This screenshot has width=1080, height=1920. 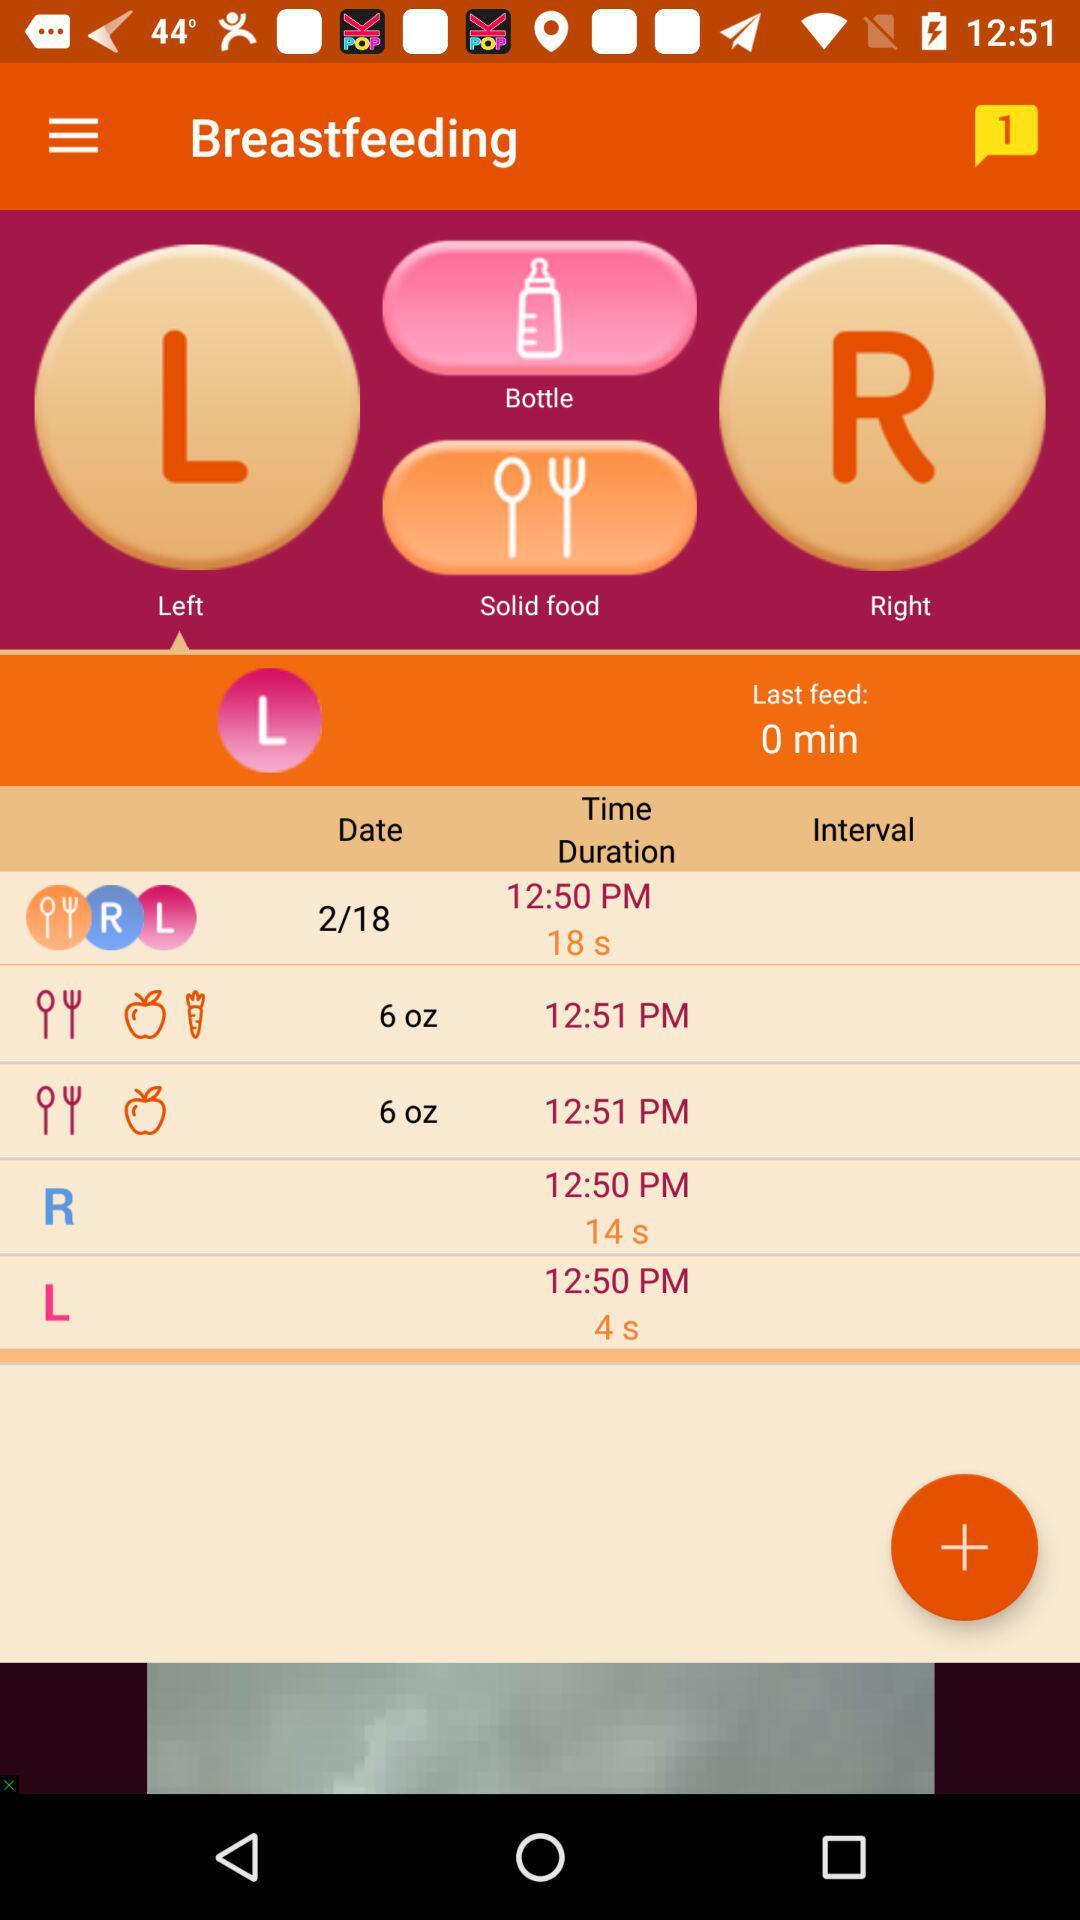 What do you see at coordinates (963, 1546) in the screenshot?
I see `the add icon` at bounding box center [963, 1546].